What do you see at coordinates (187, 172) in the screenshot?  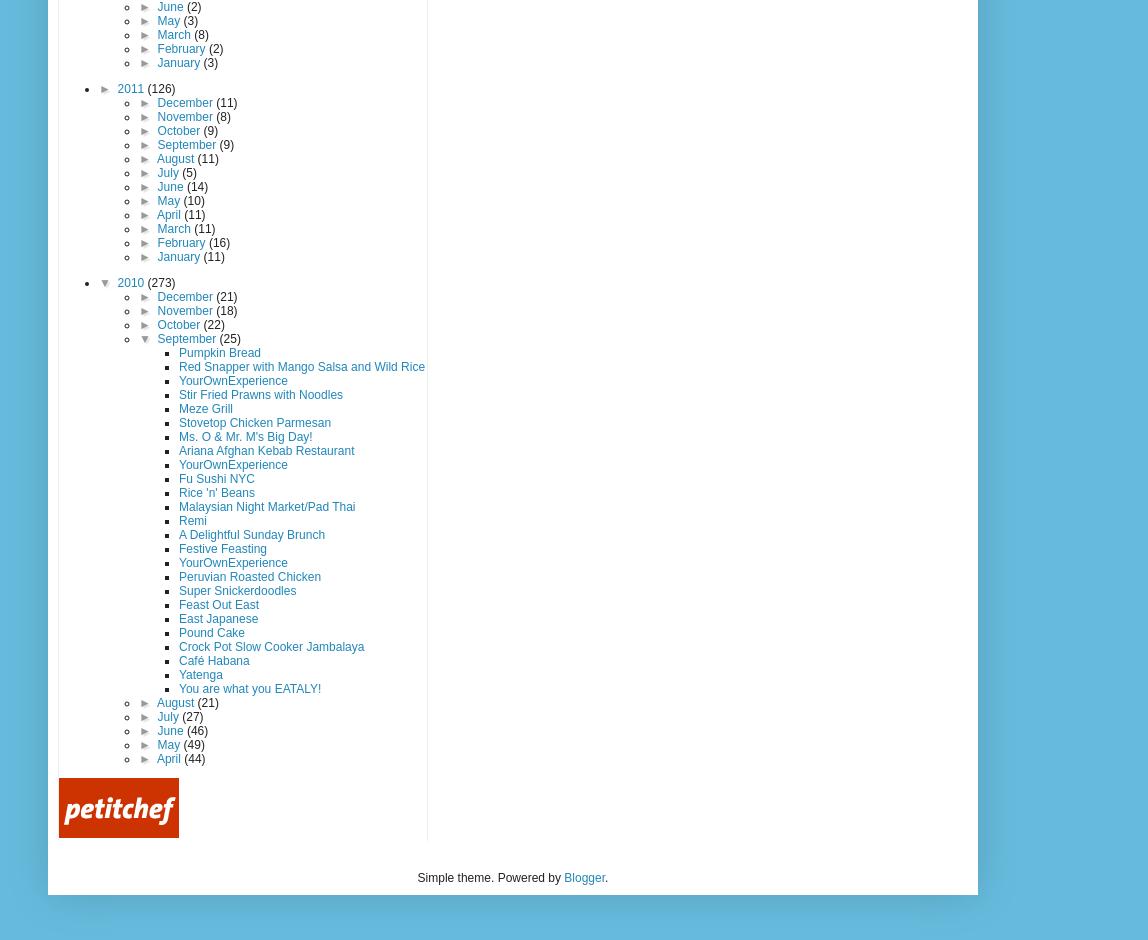 I see `'(5)'` at bounding box center [187, 172].